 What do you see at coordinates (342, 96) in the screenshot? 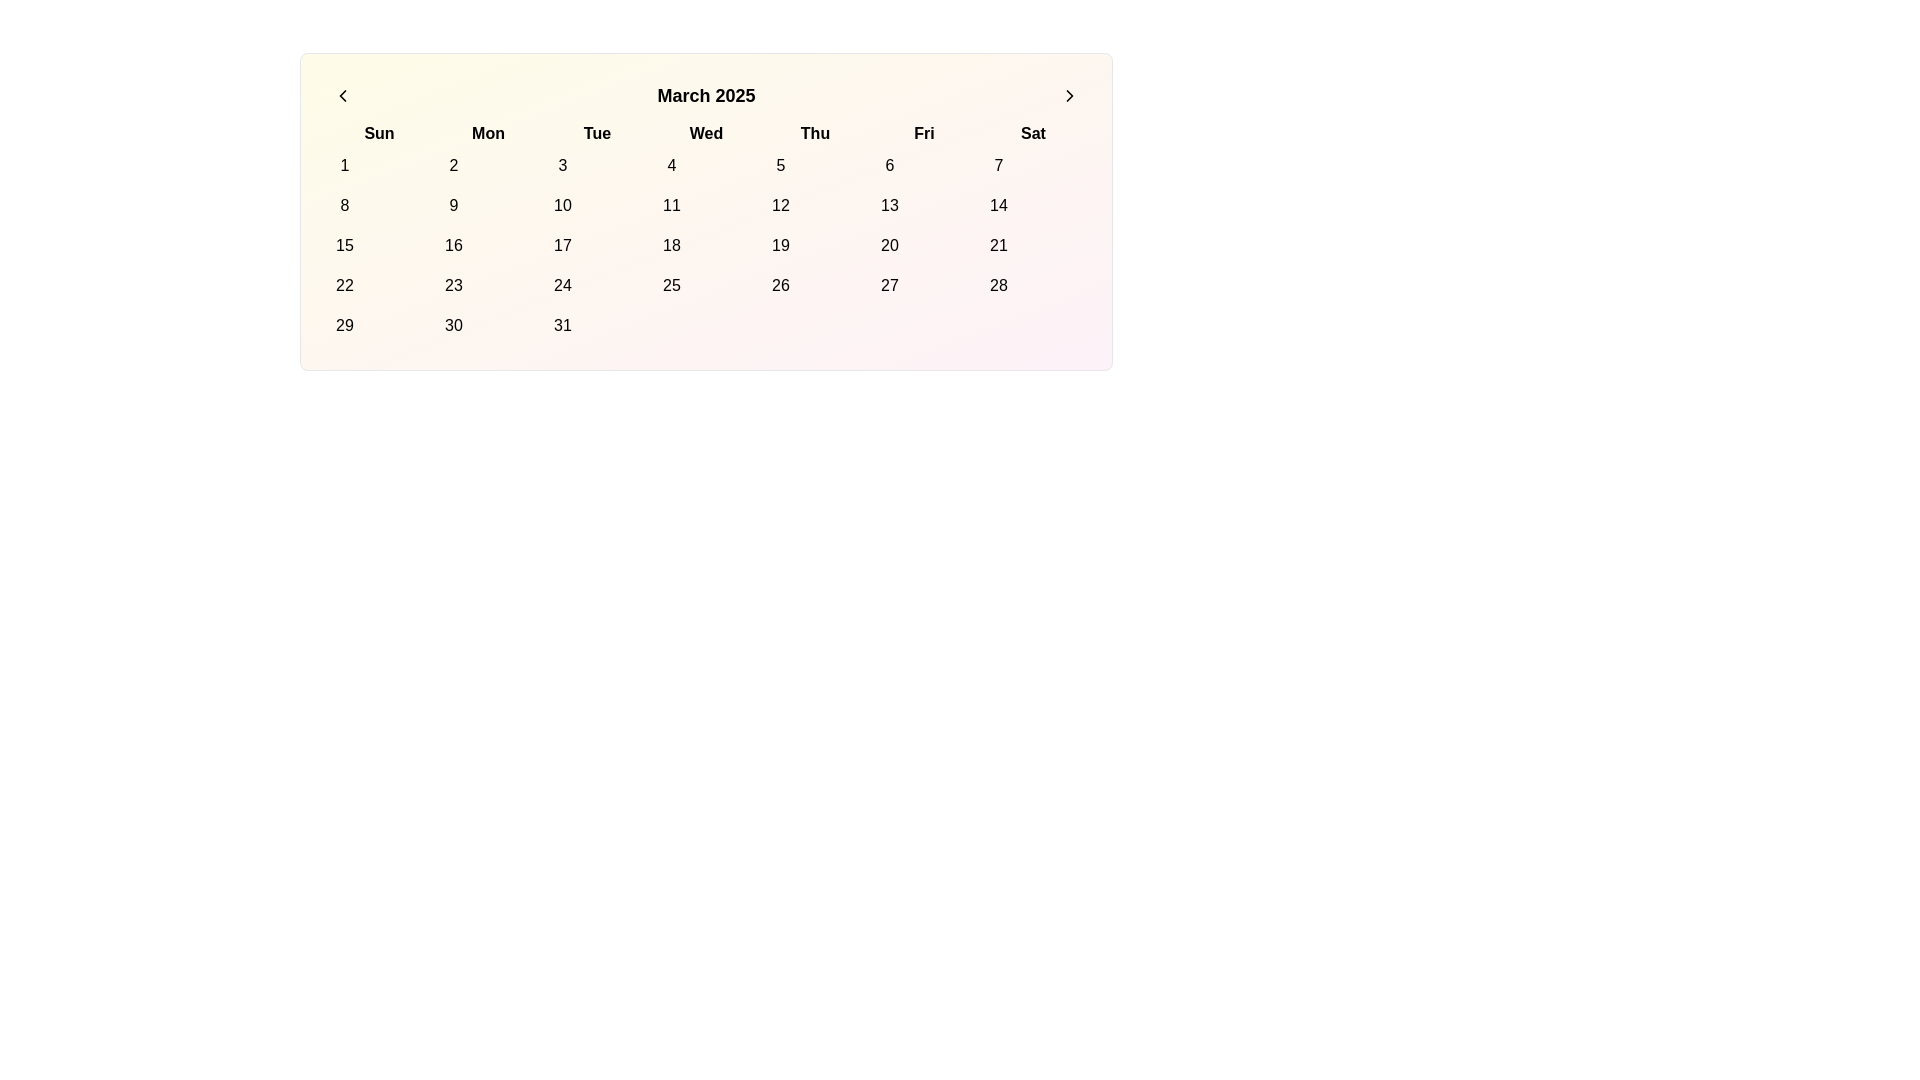
I see `the chevron SVG Icon located inside the rounded button at the top-left corner of the calendar widget` at bounding box center [342, 96].